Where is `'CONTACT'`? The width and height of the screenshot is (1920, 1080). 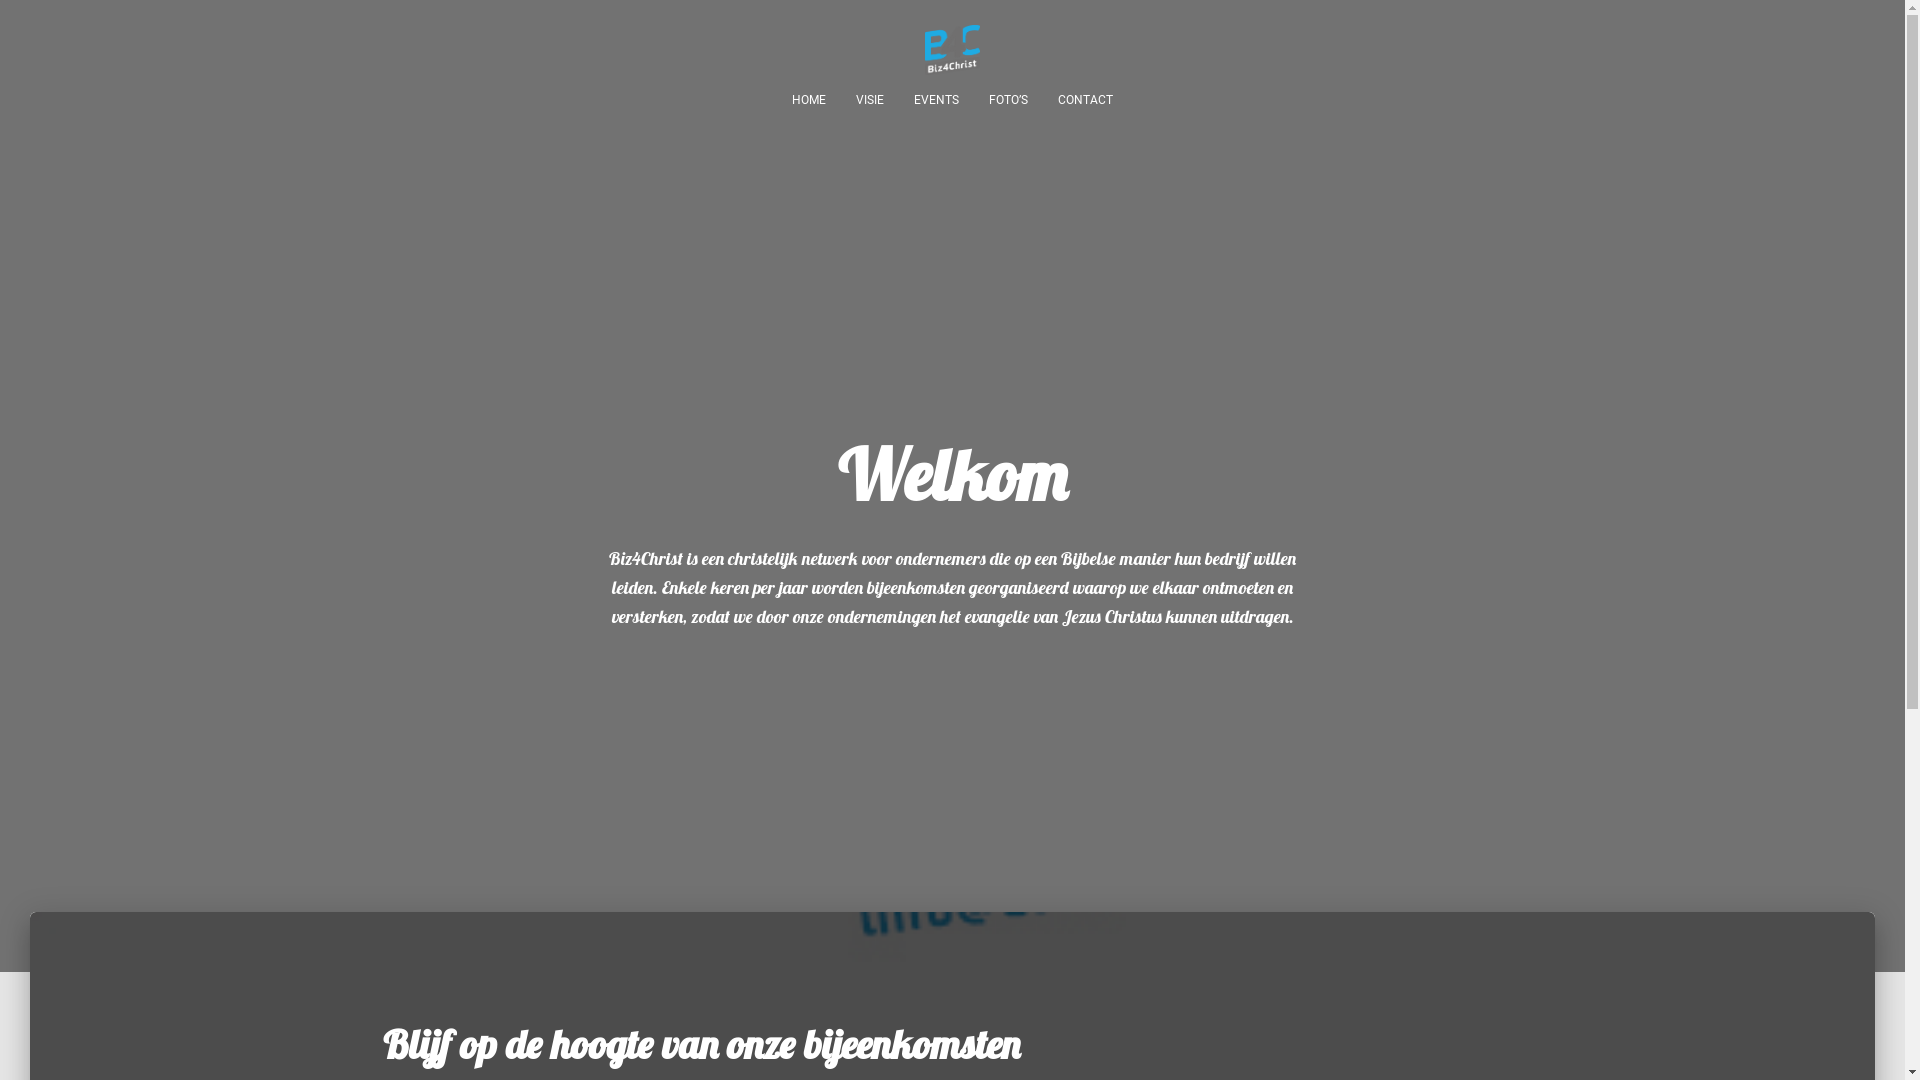 'CONTACT' is located at coordinates (1084, 100).